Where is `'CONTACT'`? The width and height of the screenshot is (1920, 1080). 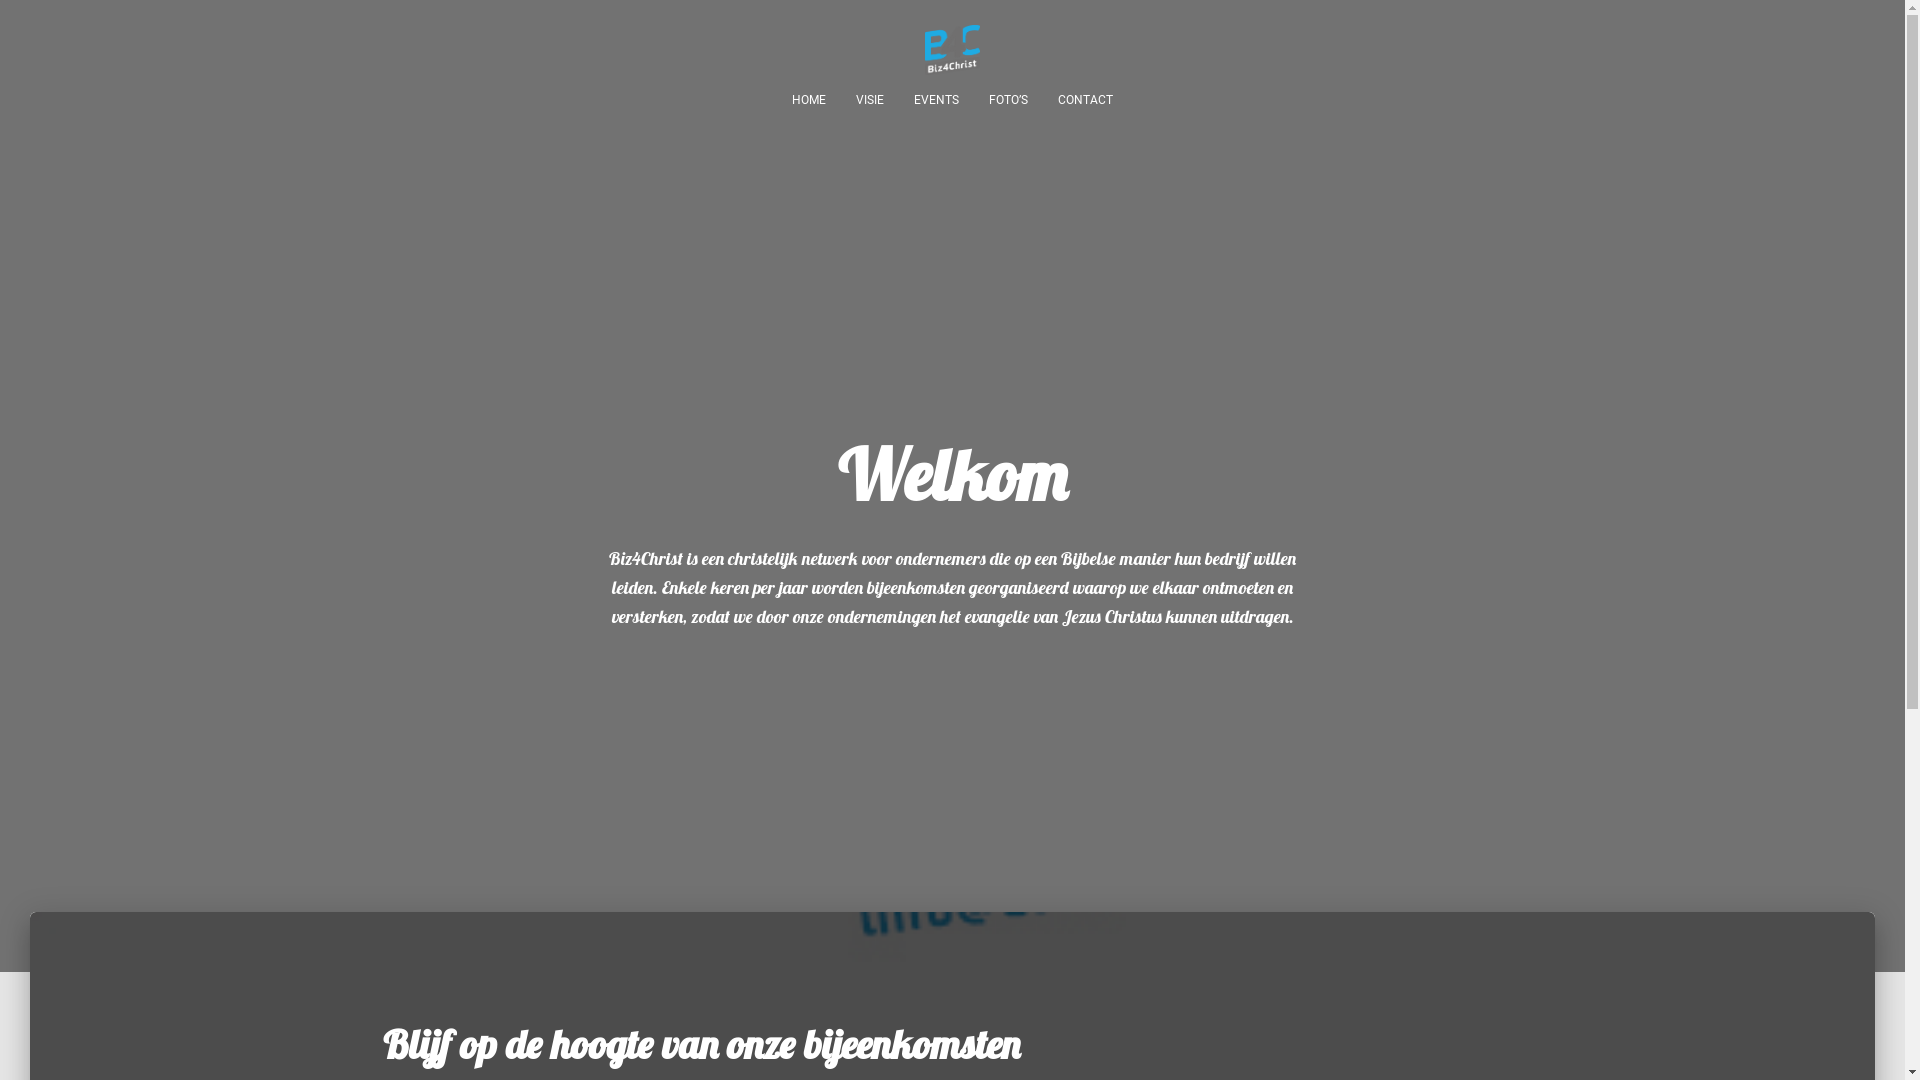 'CONTACT' is located at coordinates (1084, 100).